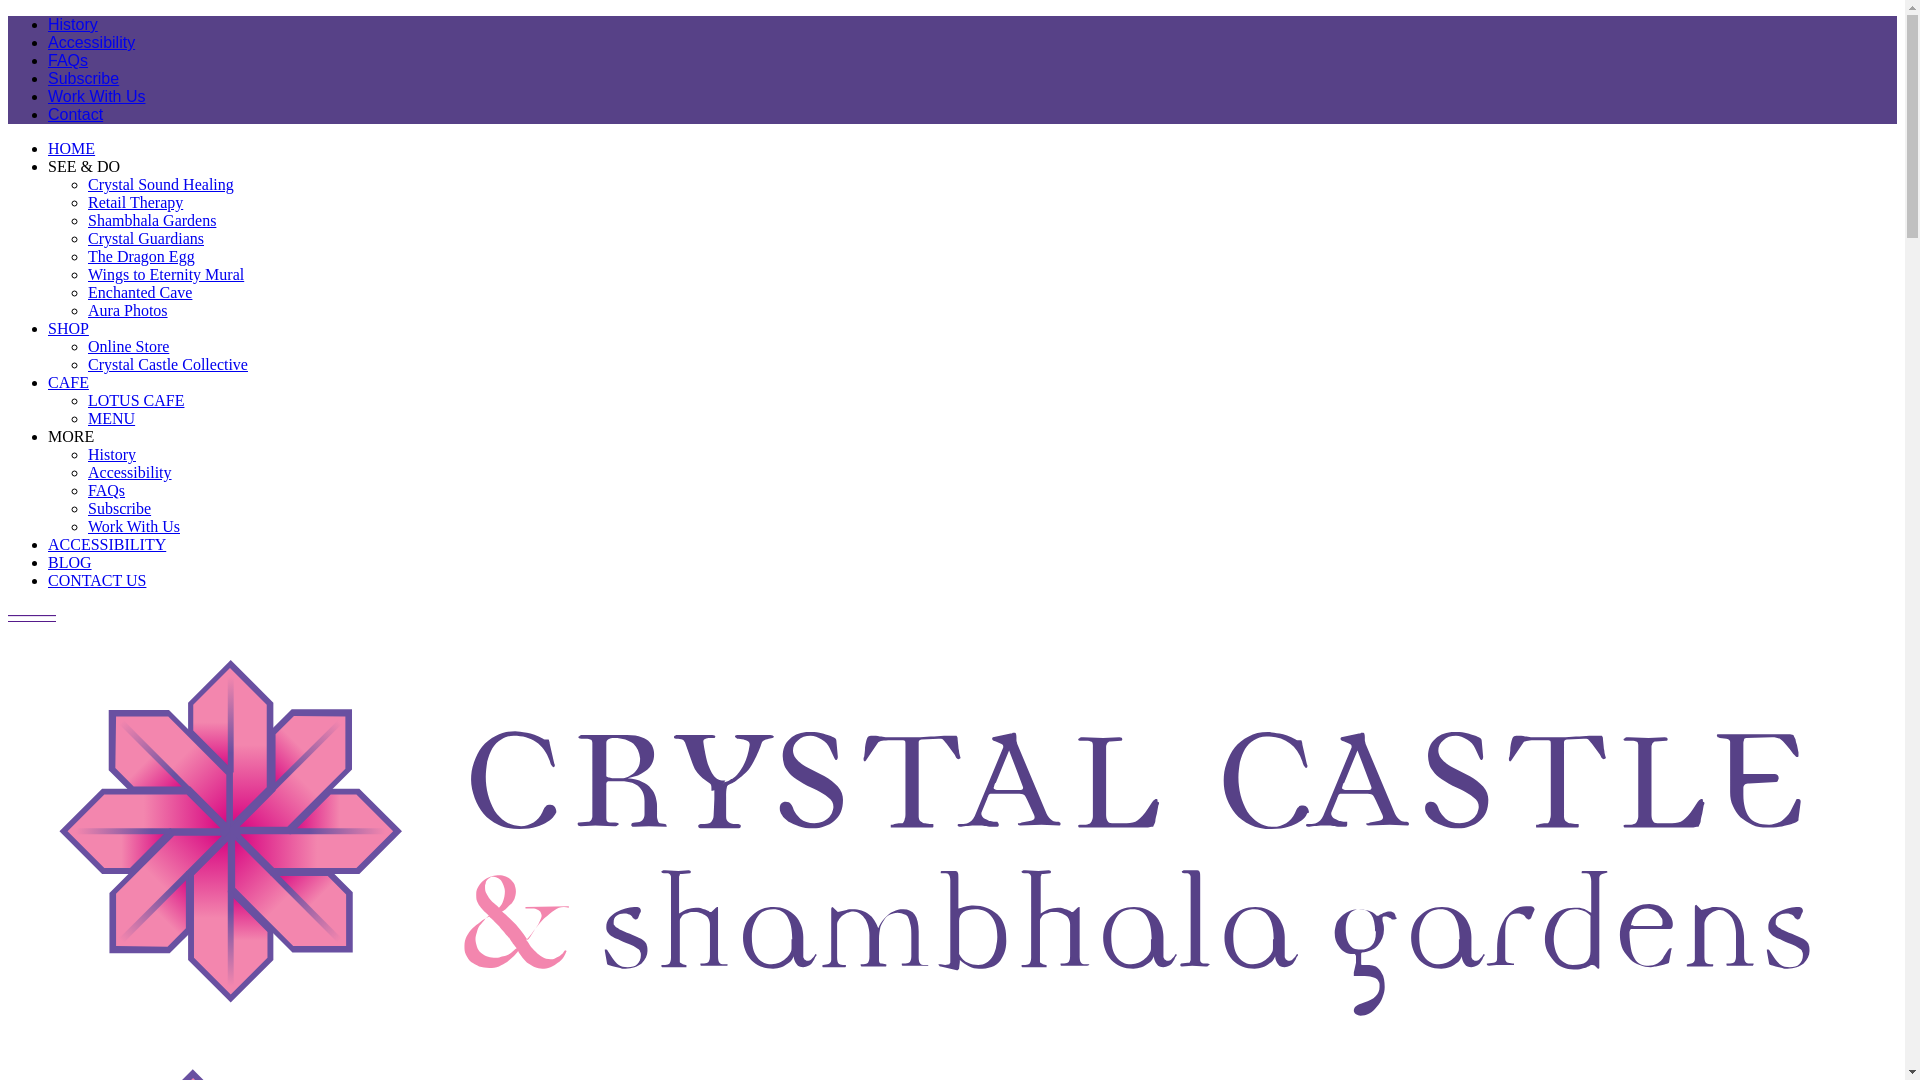 The image size is (1920, 1080). Describe the element at coordinates (48, 562) in the screenshot. I see `'BLOG'` at that location.